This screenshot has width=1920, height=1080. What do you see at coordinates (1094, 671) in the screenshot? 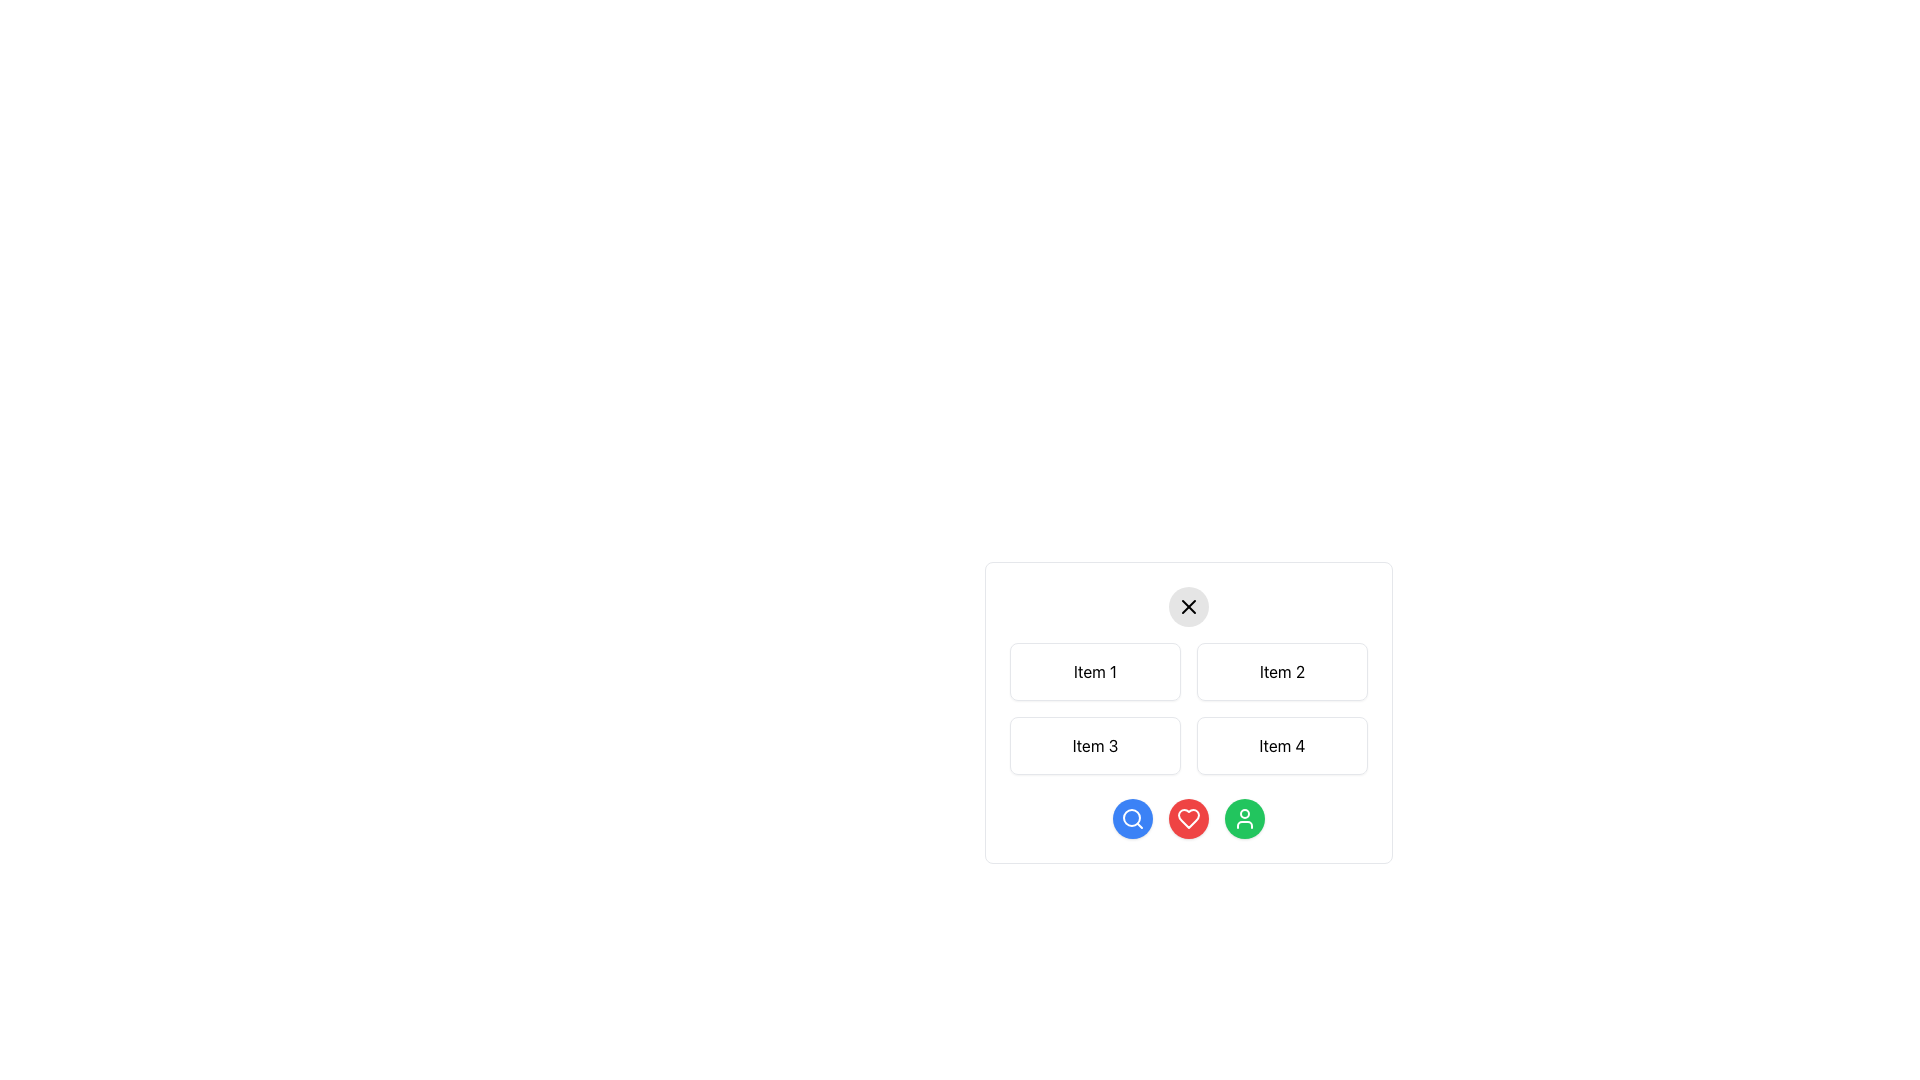
I see `the button labeled 'Item 1', which is a rectangular button with rounded corners and contains the text 'Item 1'` at bounding box center [1094, 671].